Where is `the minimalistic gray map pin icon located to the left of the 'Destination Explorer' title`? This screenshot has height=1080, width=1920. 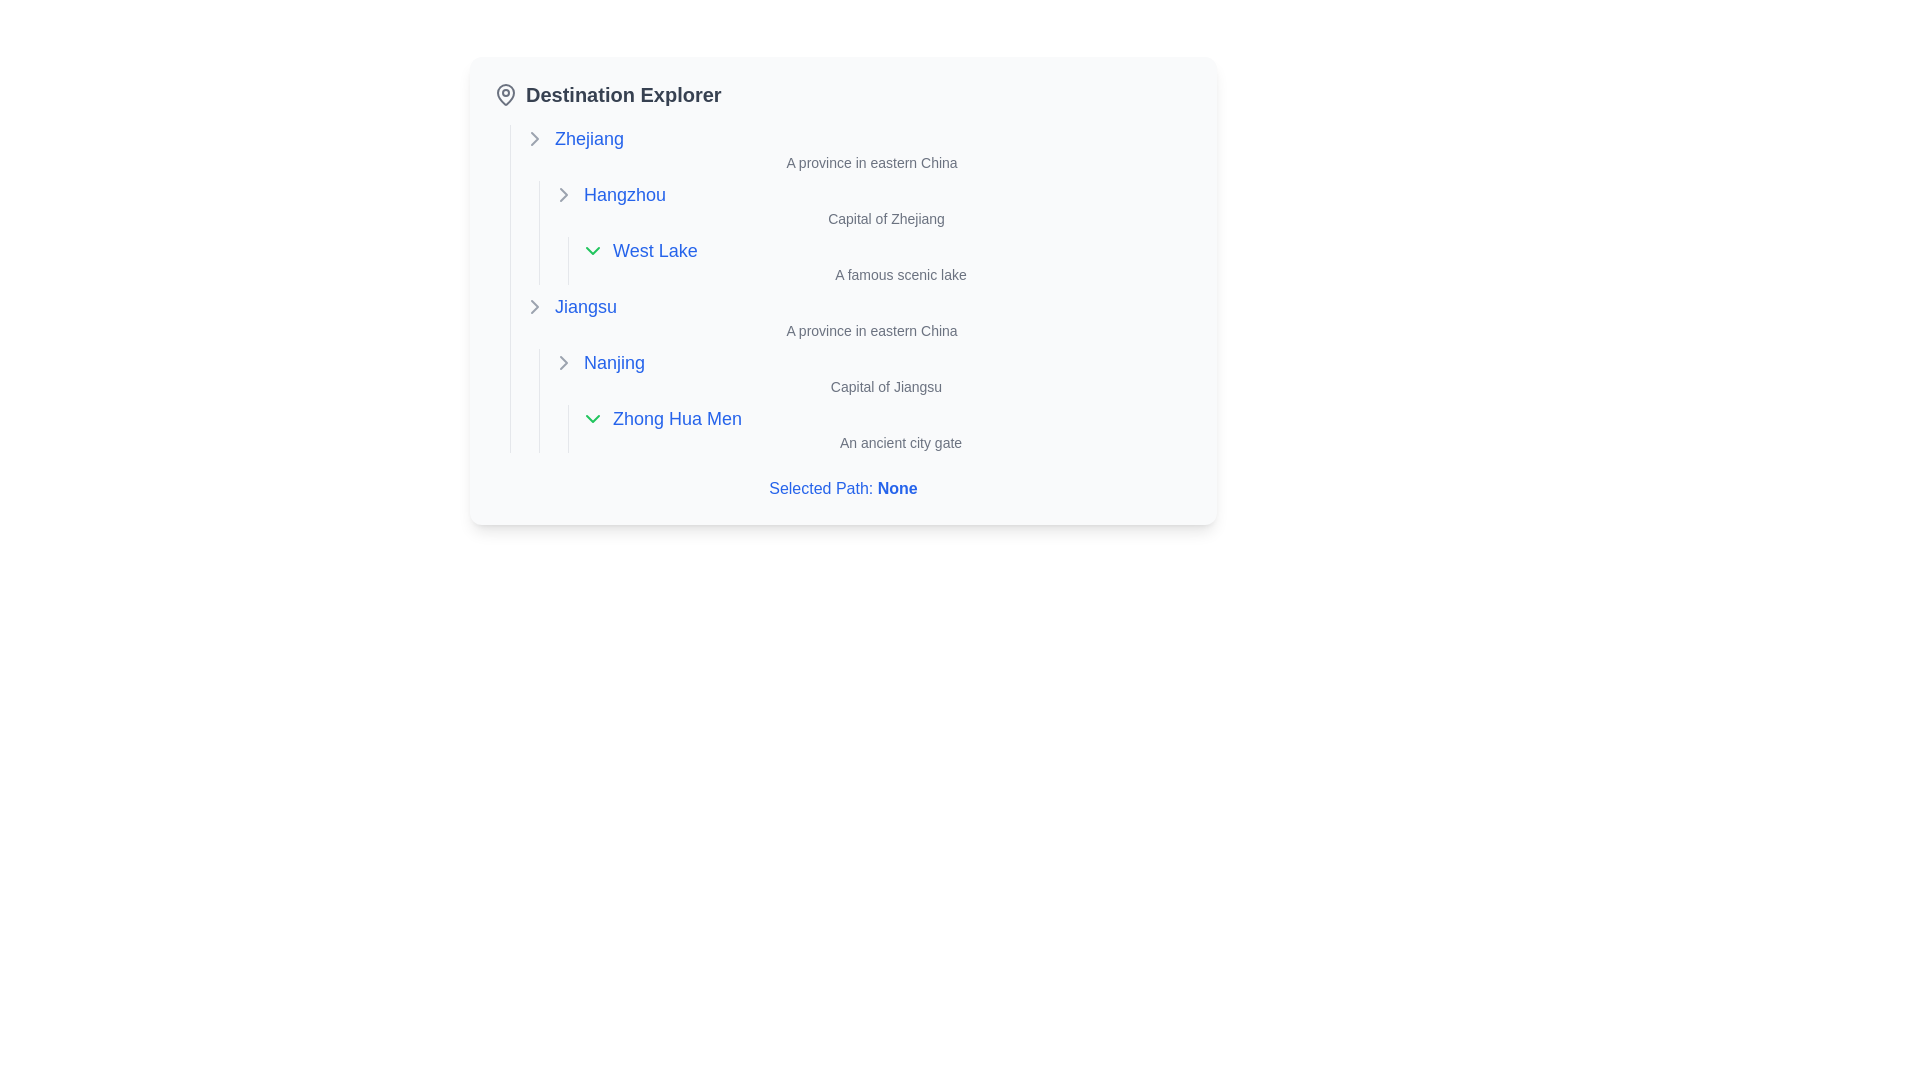 the minimalistic gray map pin icon located to the left of the 'Destination Explorer' title is located at coordinates (505, 95).